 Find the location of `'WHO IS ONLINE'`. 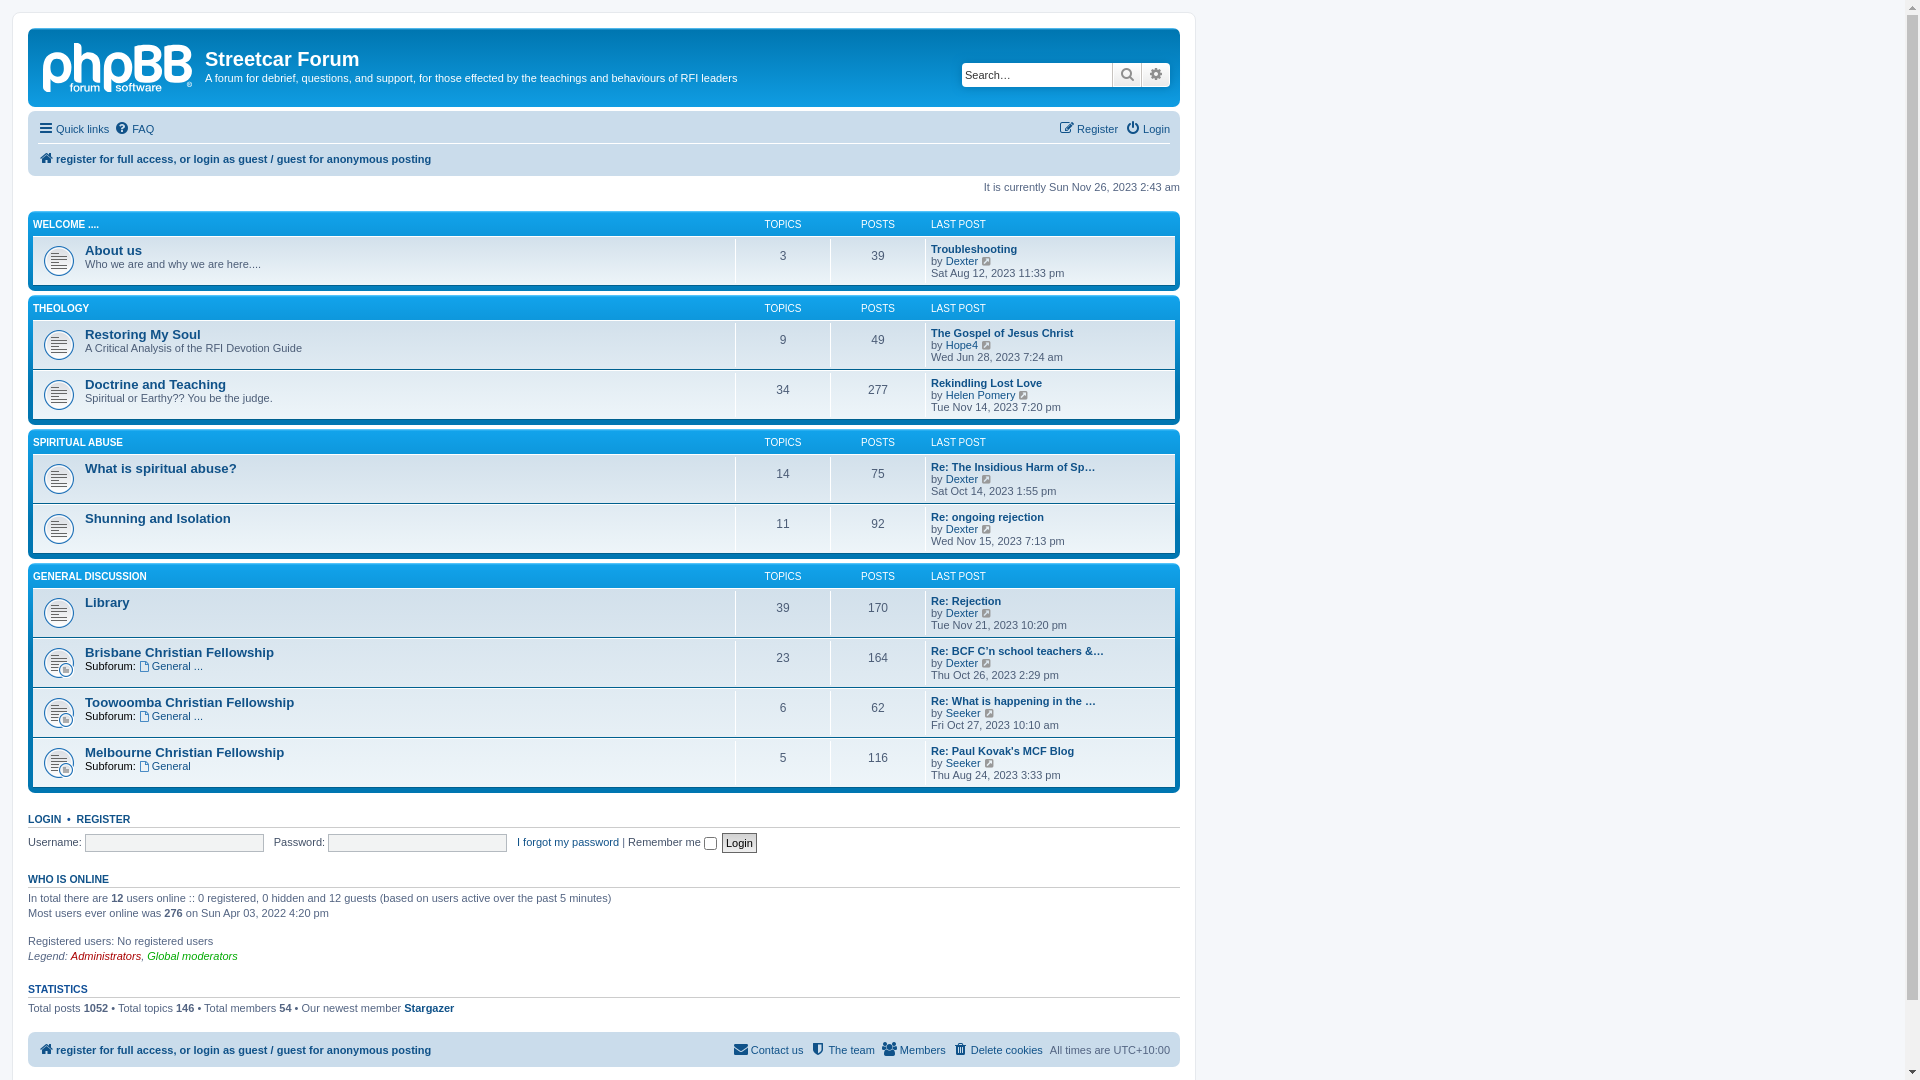

'WHO IS ONLINE' is located at coordinates (28, 878).